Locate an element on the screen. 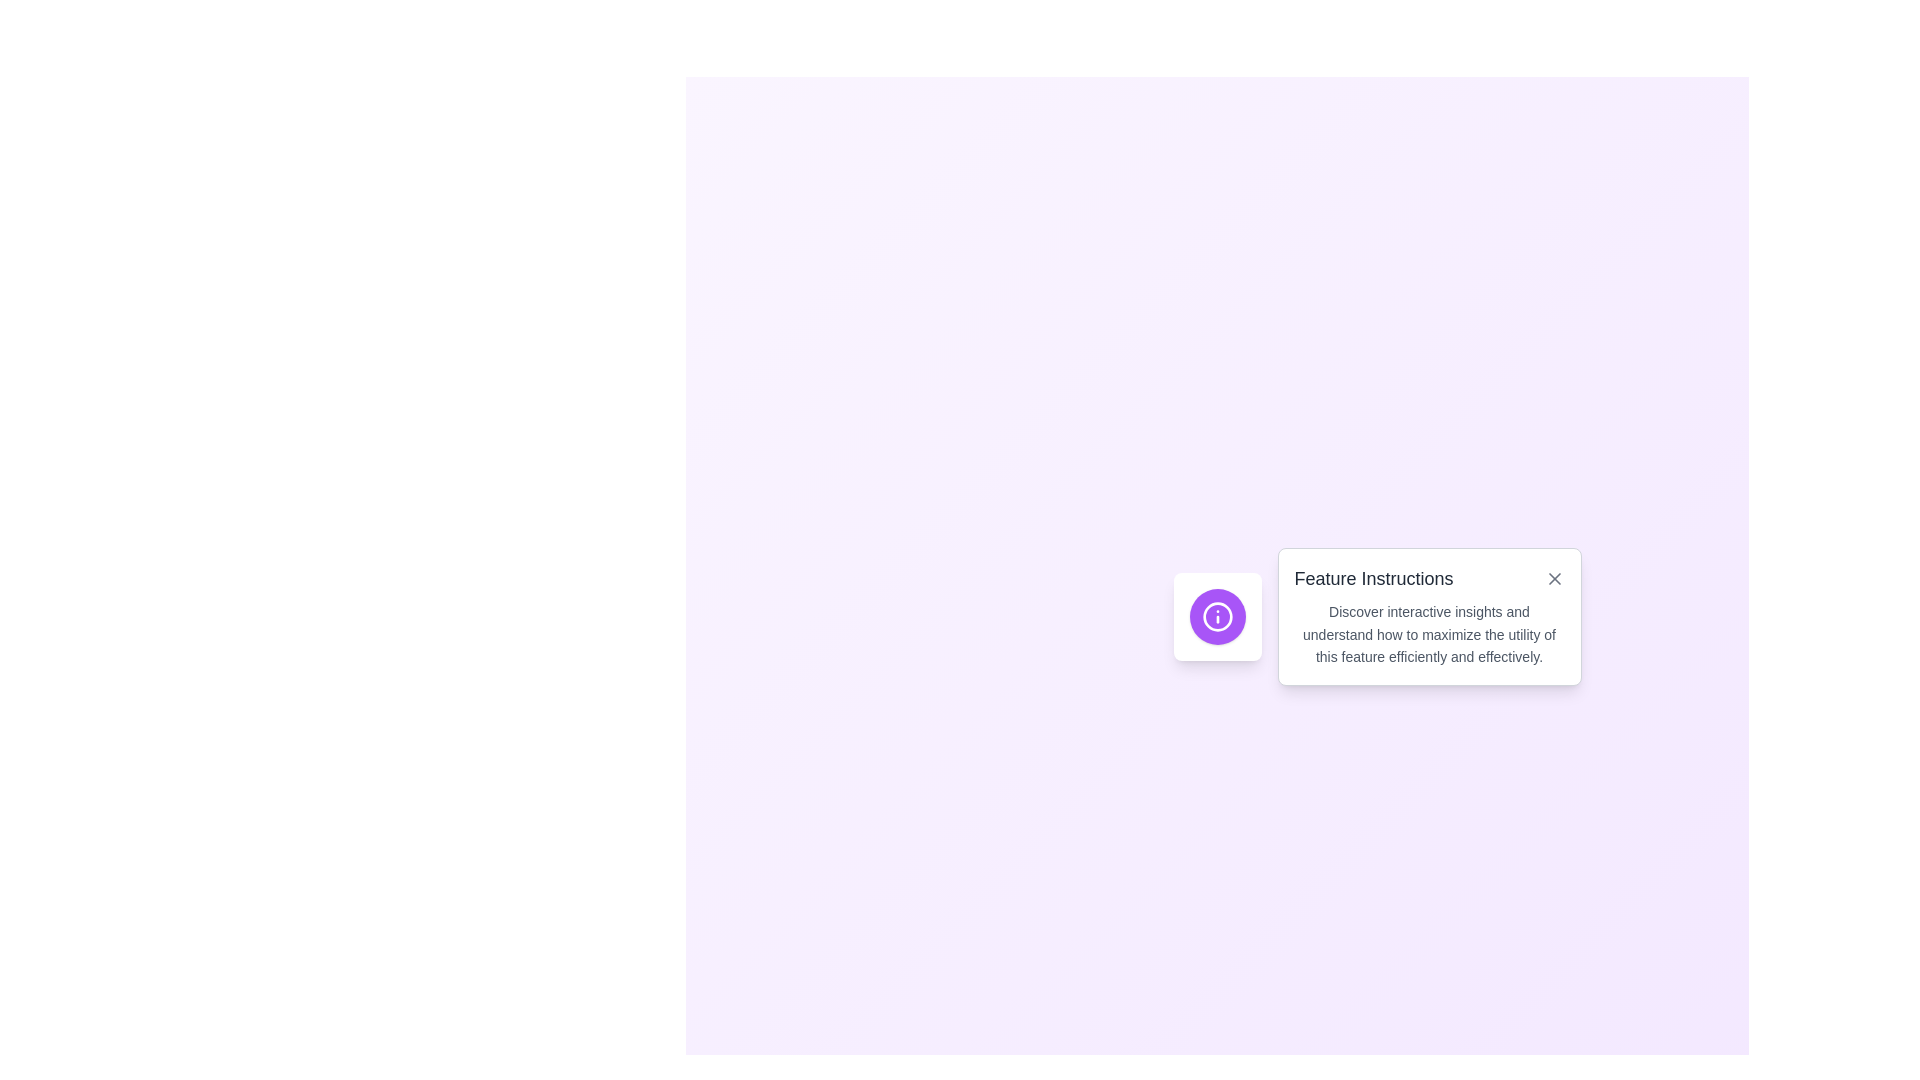  the SVG Circle icon located to the left of the 'Feature Instructions' text area, which serves as an interactive element for visual communication is located at coordinates (1216, 616).